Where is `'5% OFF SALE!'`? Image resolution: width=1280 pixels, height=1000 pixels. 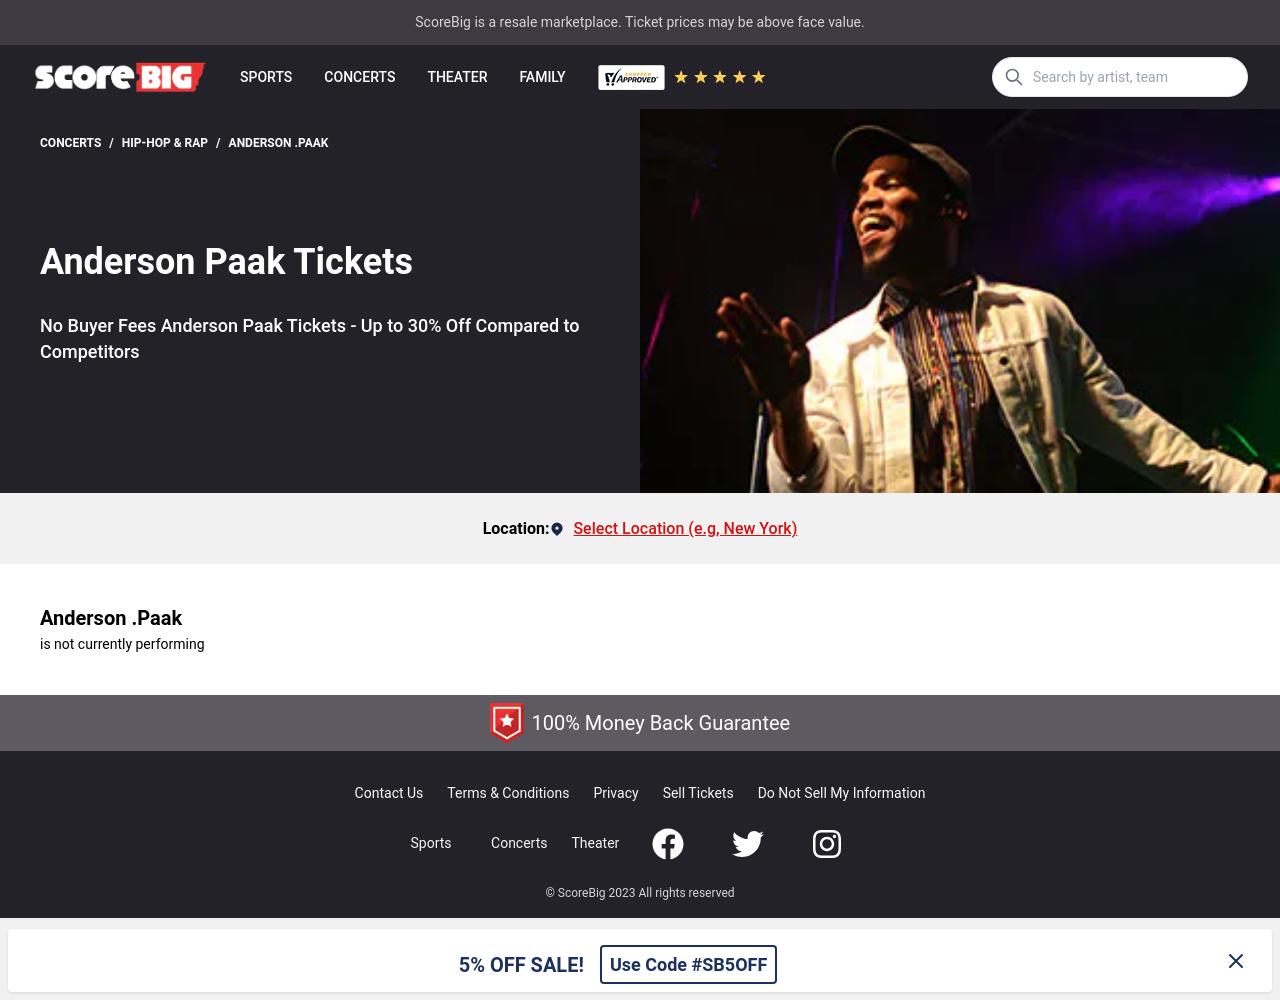 '5% OFF SALE!' is located at coordinates (456, 963).